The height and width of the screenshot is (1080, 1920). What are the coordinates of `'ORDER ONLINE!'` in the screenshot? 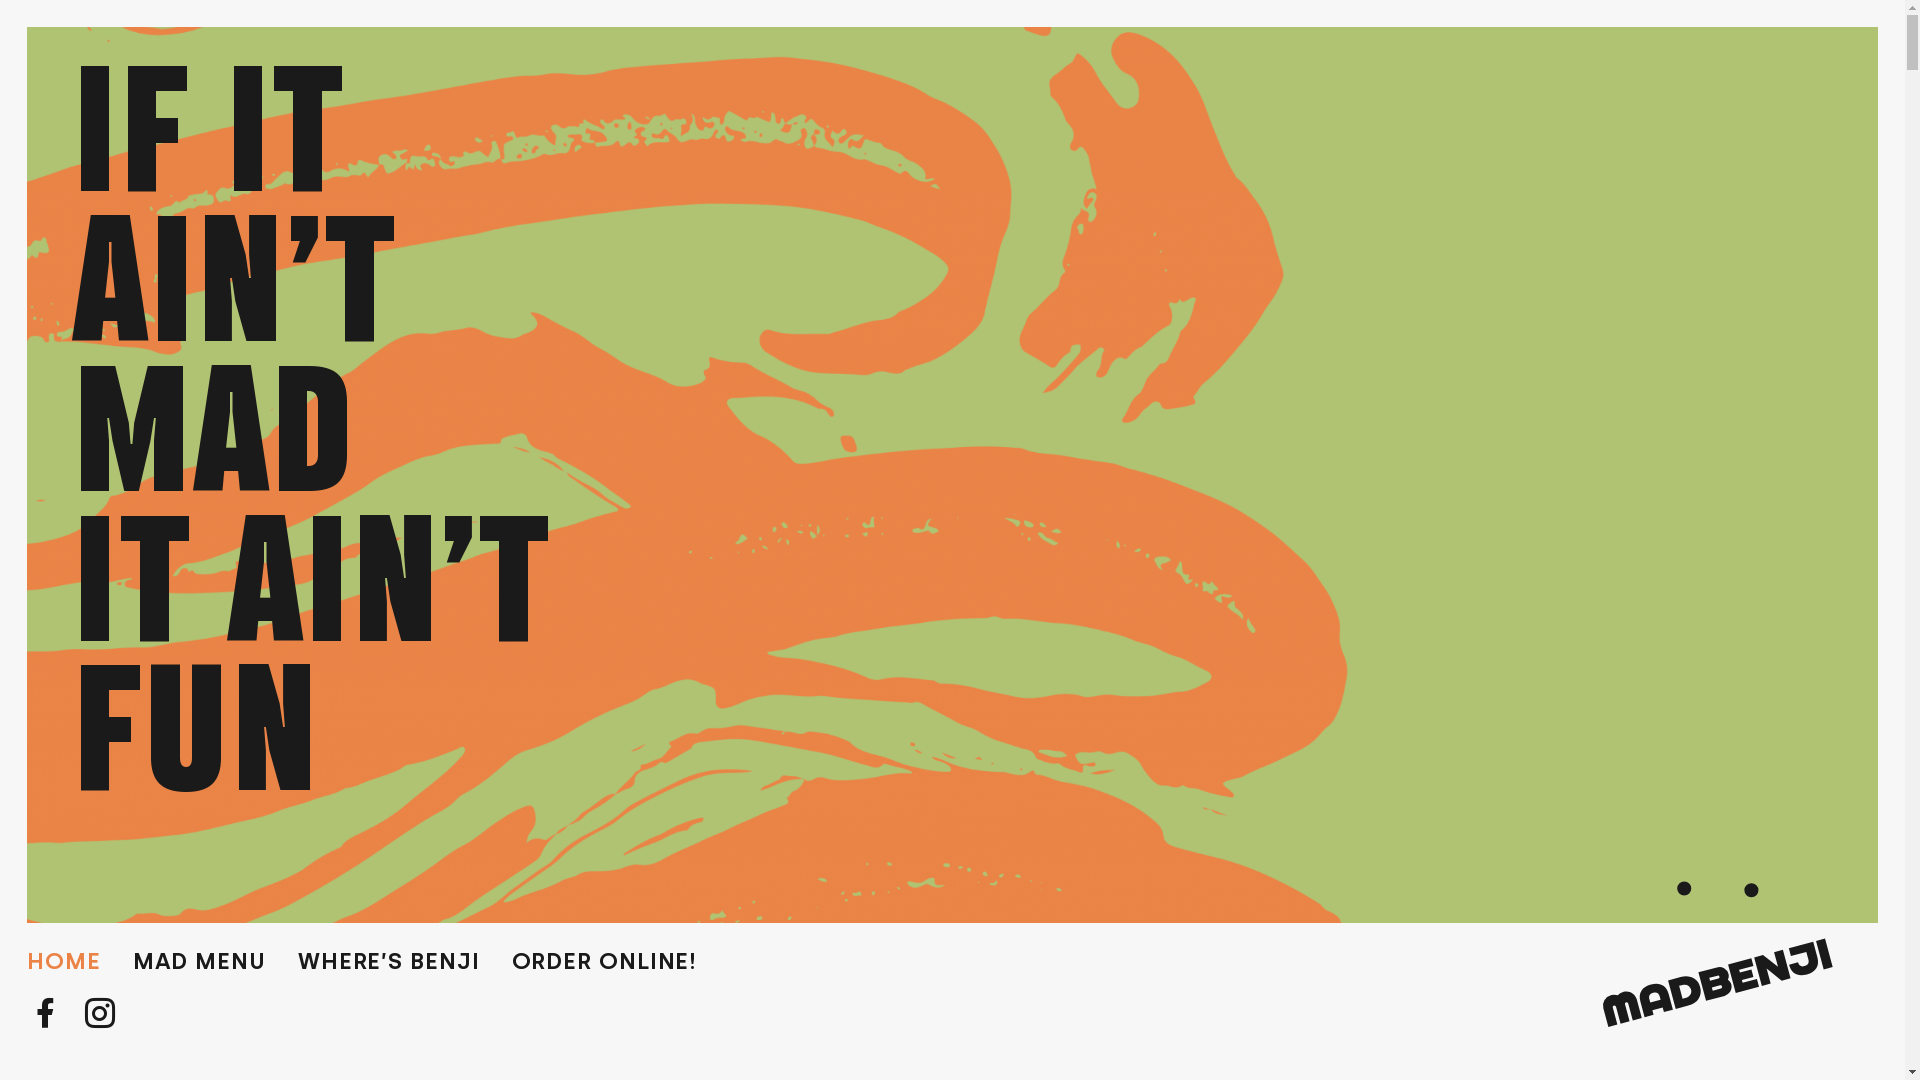 It's located at (603, 961).